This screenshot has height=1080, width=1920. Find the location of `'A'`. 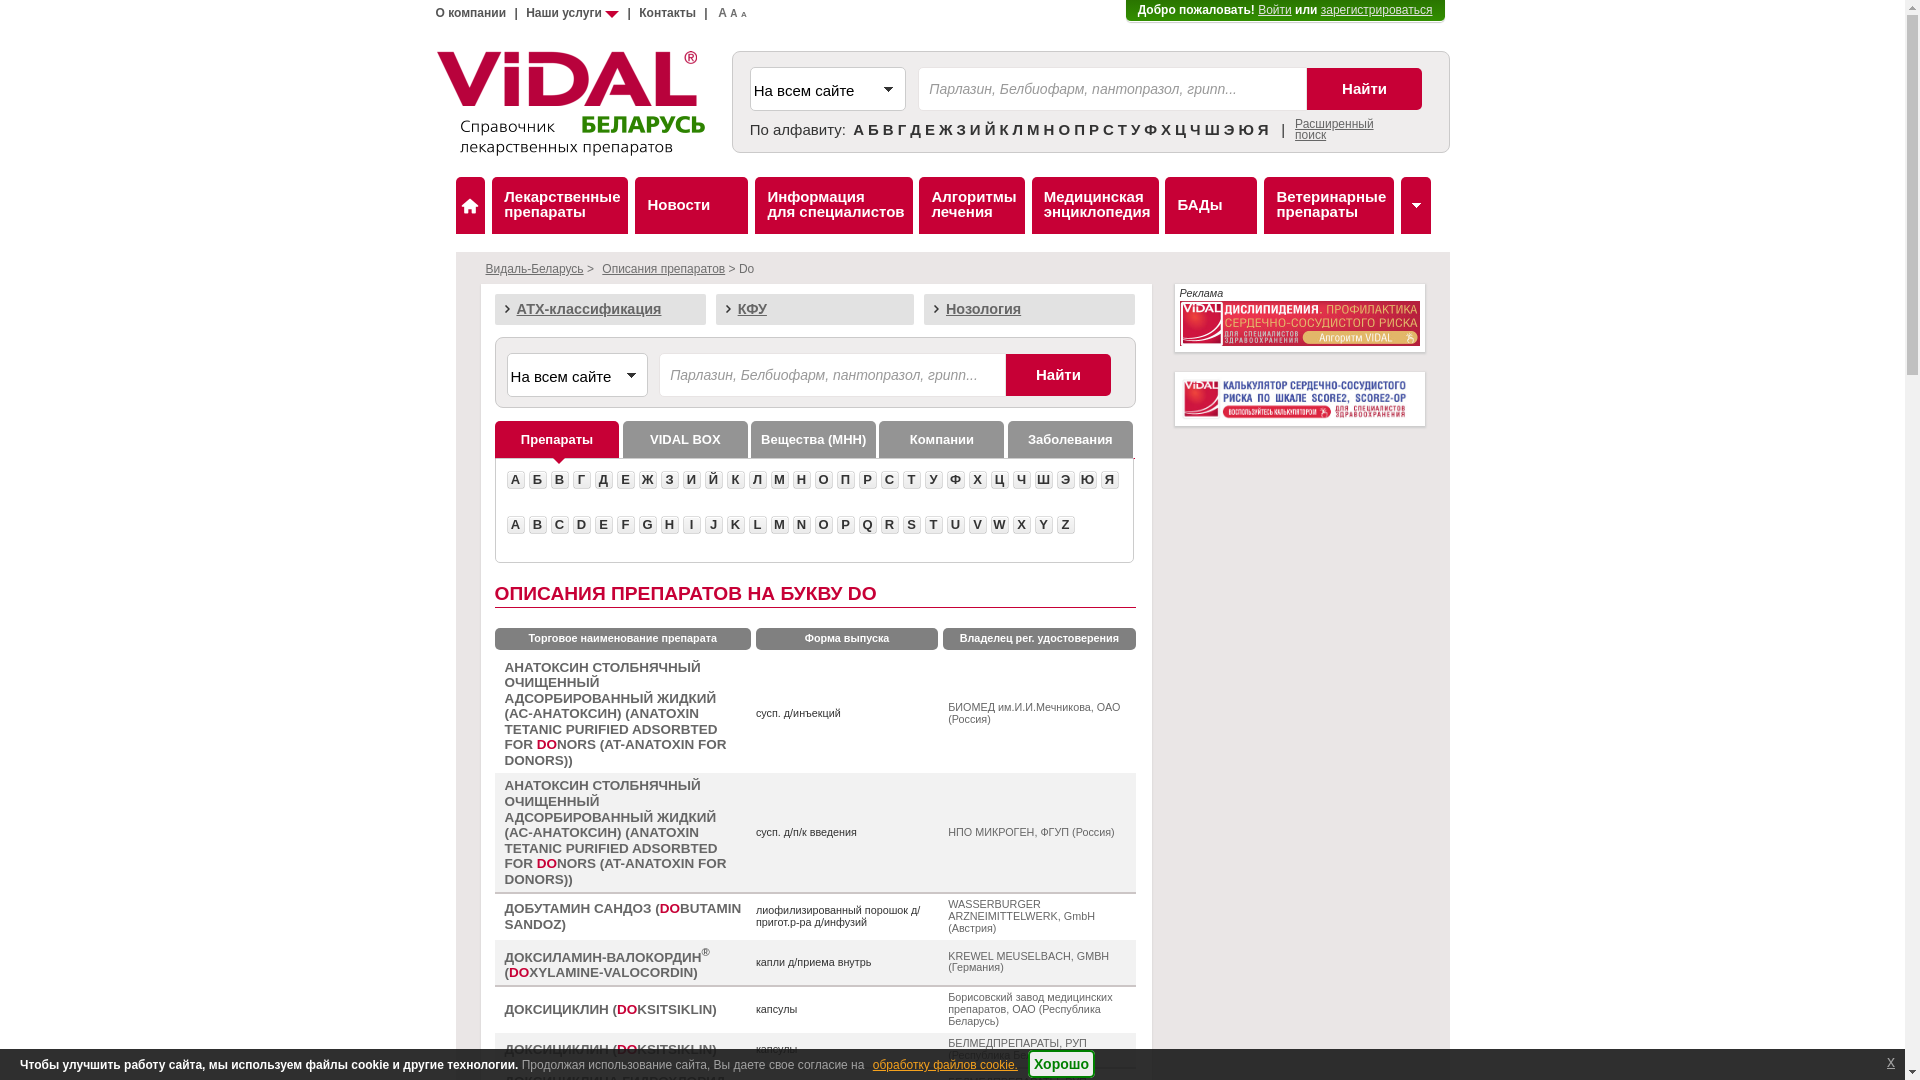

'A' is located at coordinates (743, 14).